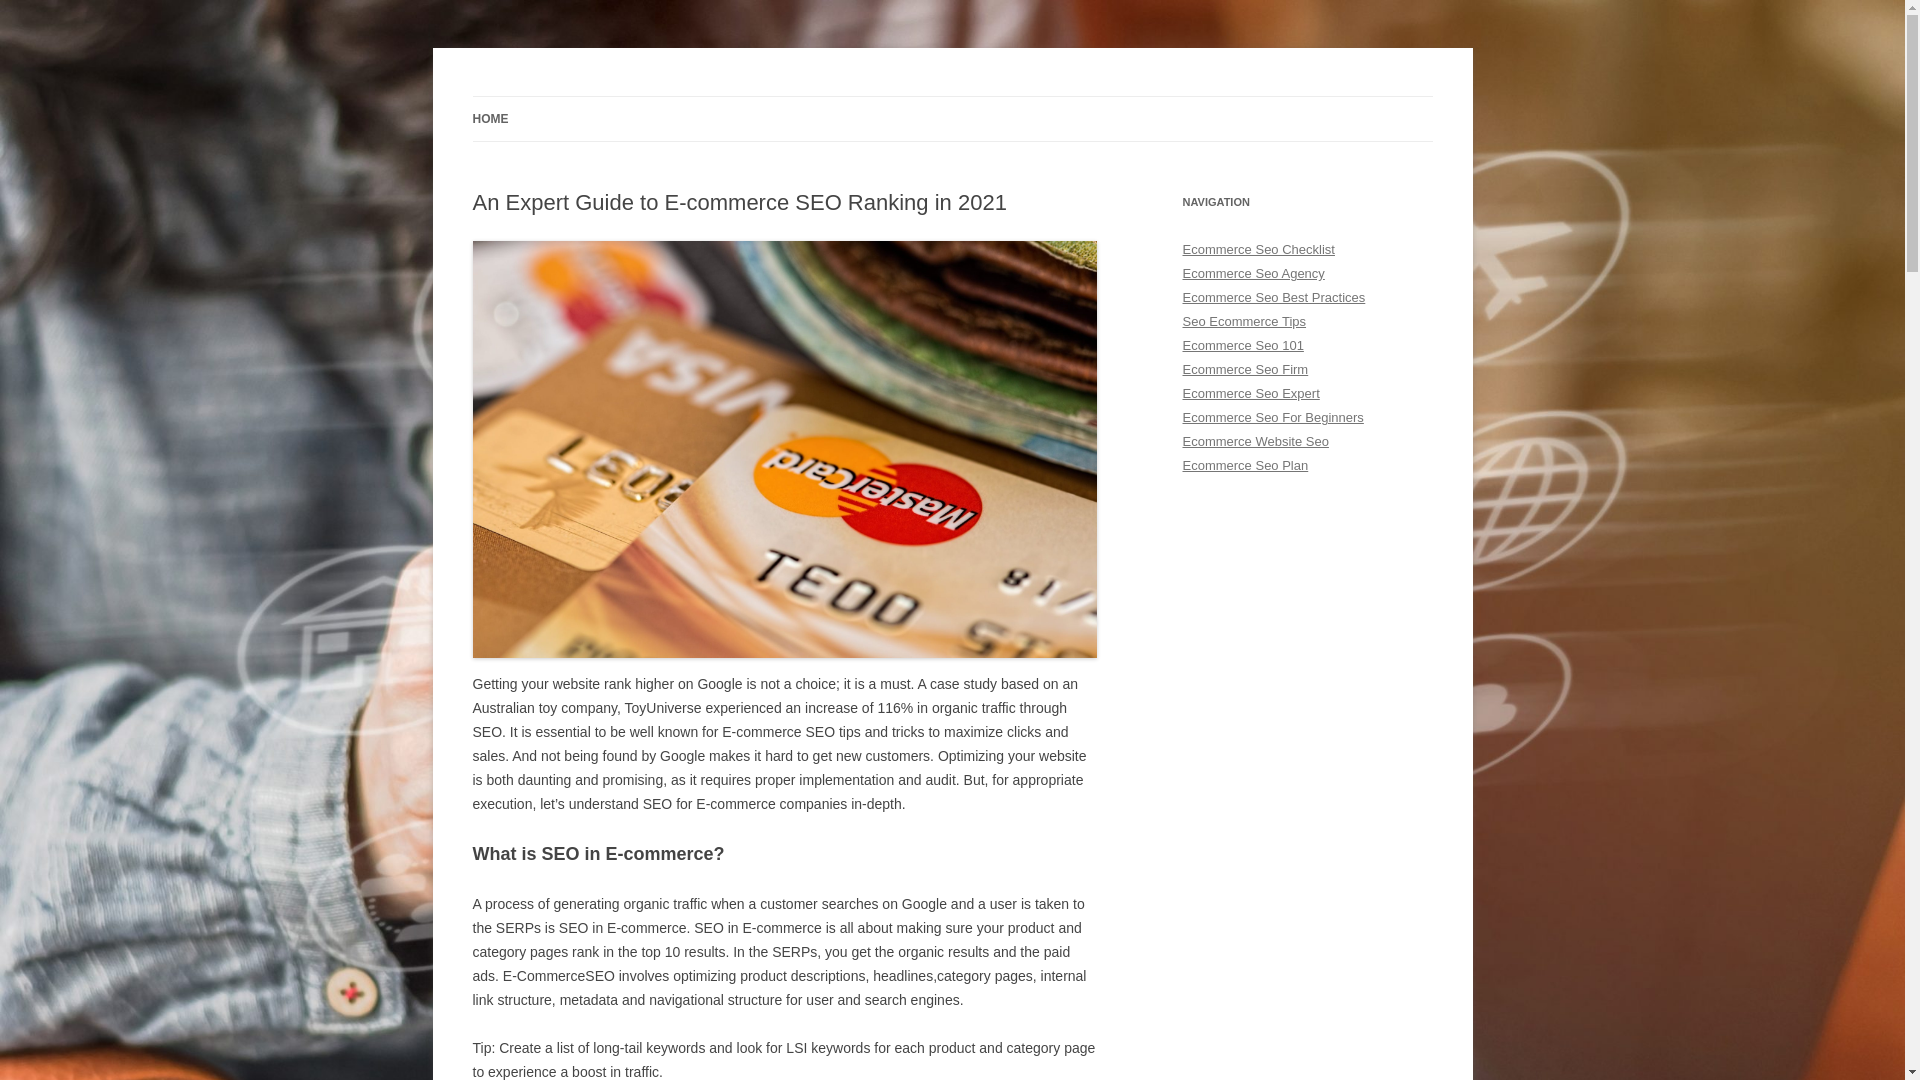 The height and width of the screenshot is (1080, 1920). I want to click on 'E-commerce SEO', so click(579, 96).